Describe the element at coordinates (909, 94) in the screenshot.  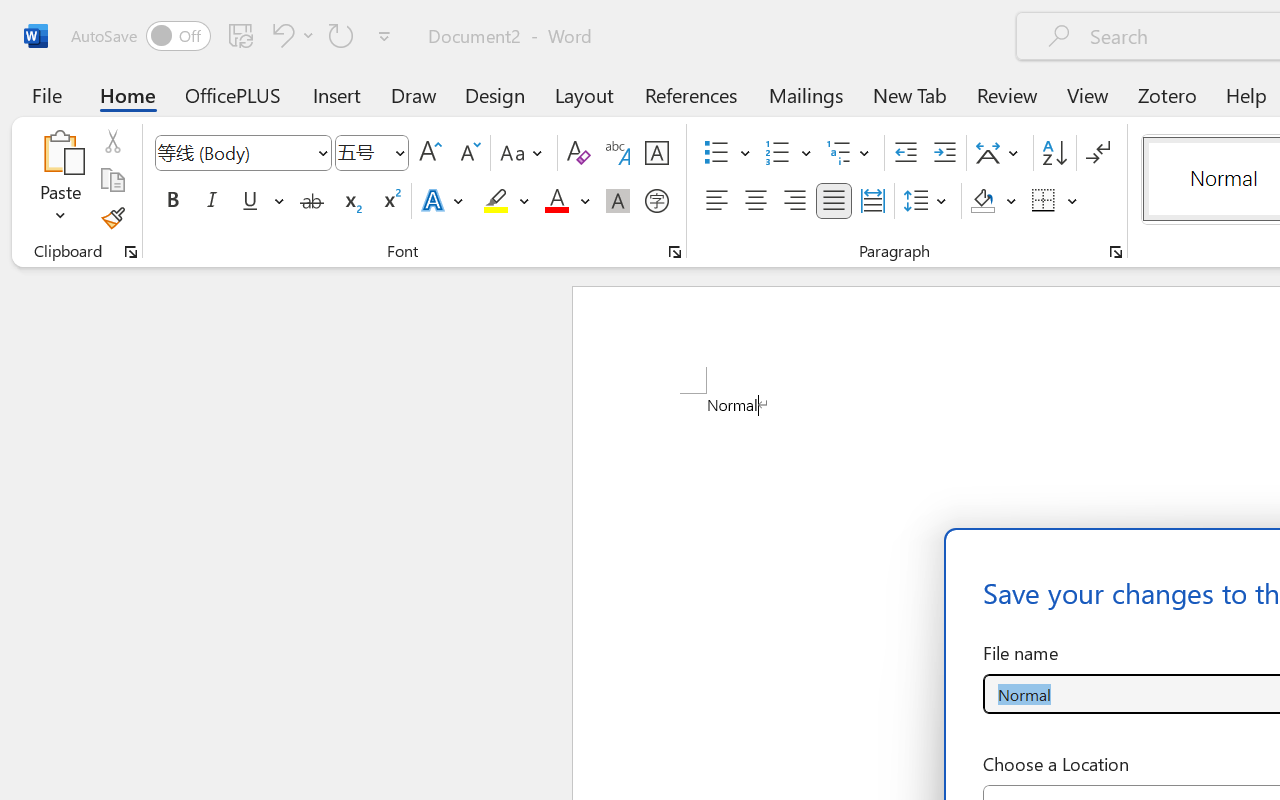
I see `'New Tab'` at that location.